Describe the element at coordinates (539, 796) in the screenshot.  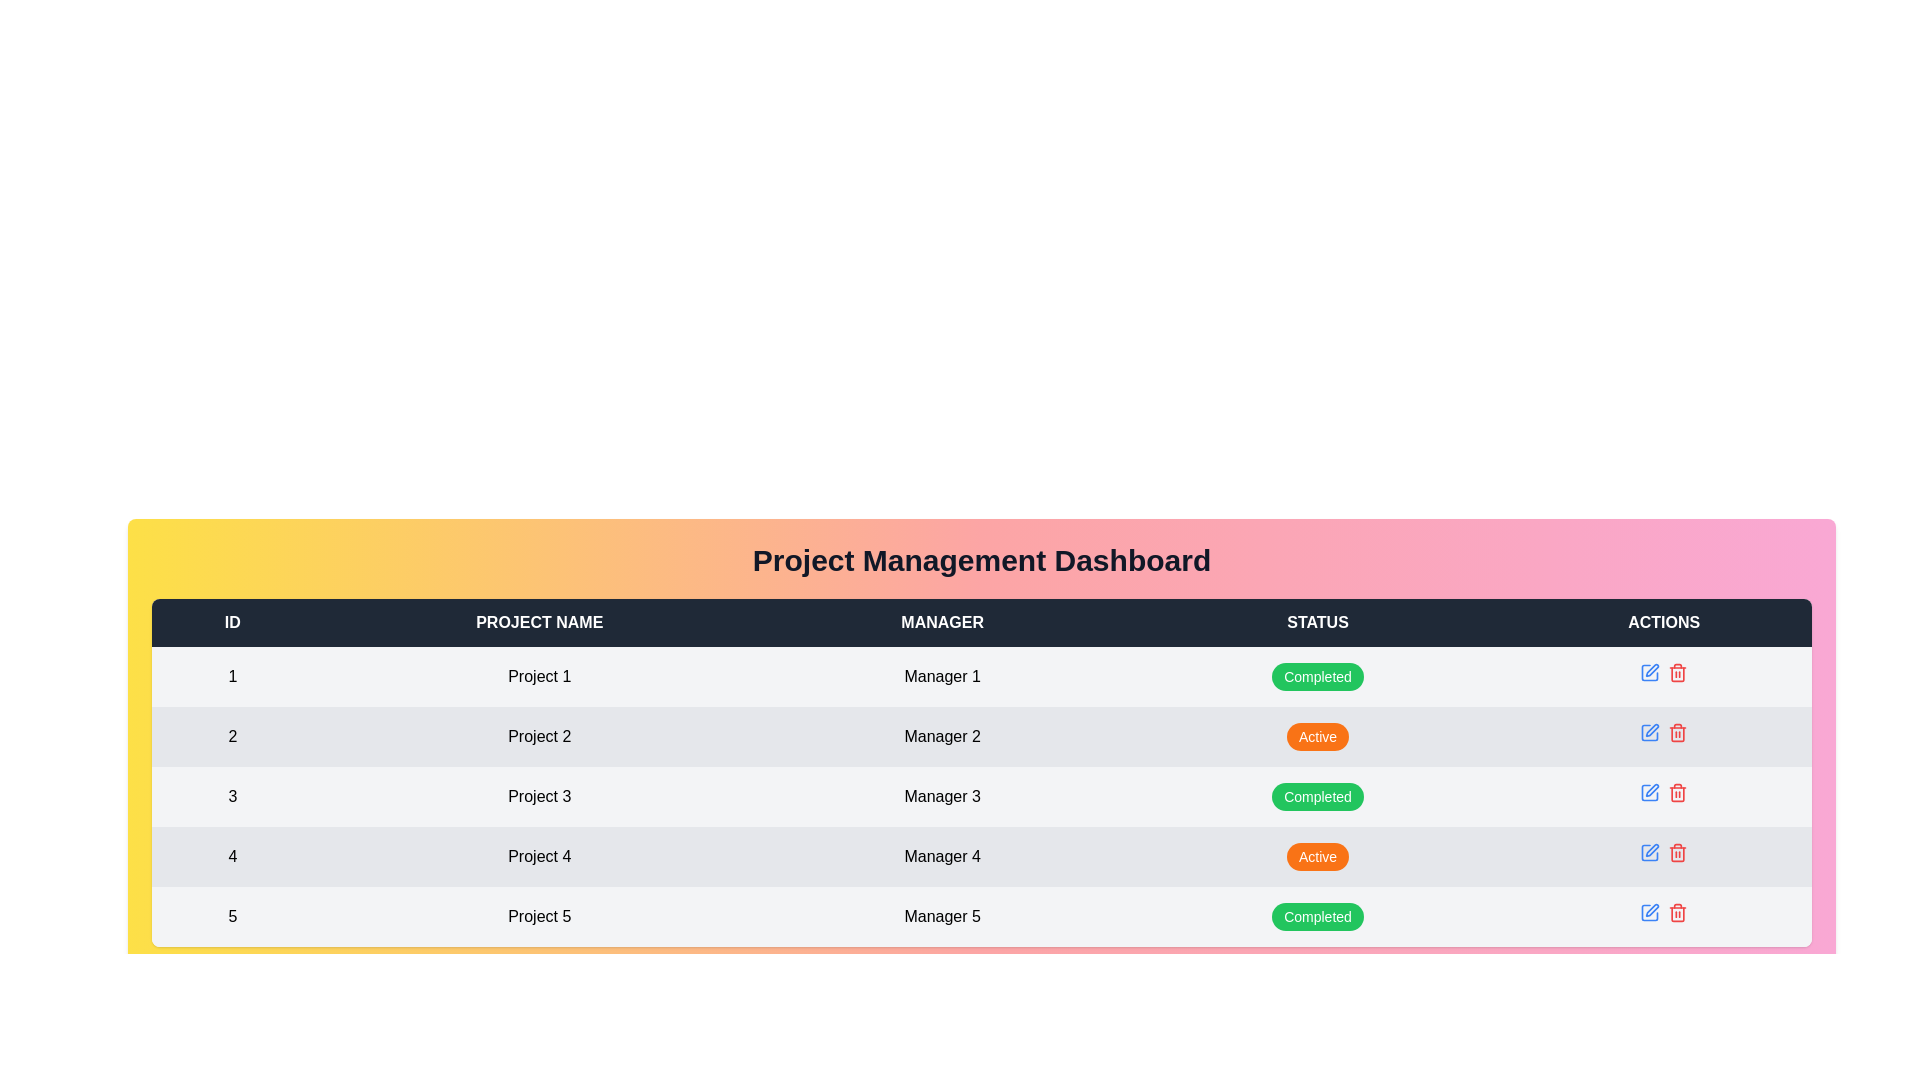
I see `the text label that displays the project name, located in the second cell of the third row in the 'Project Name' column of the table` at that location.